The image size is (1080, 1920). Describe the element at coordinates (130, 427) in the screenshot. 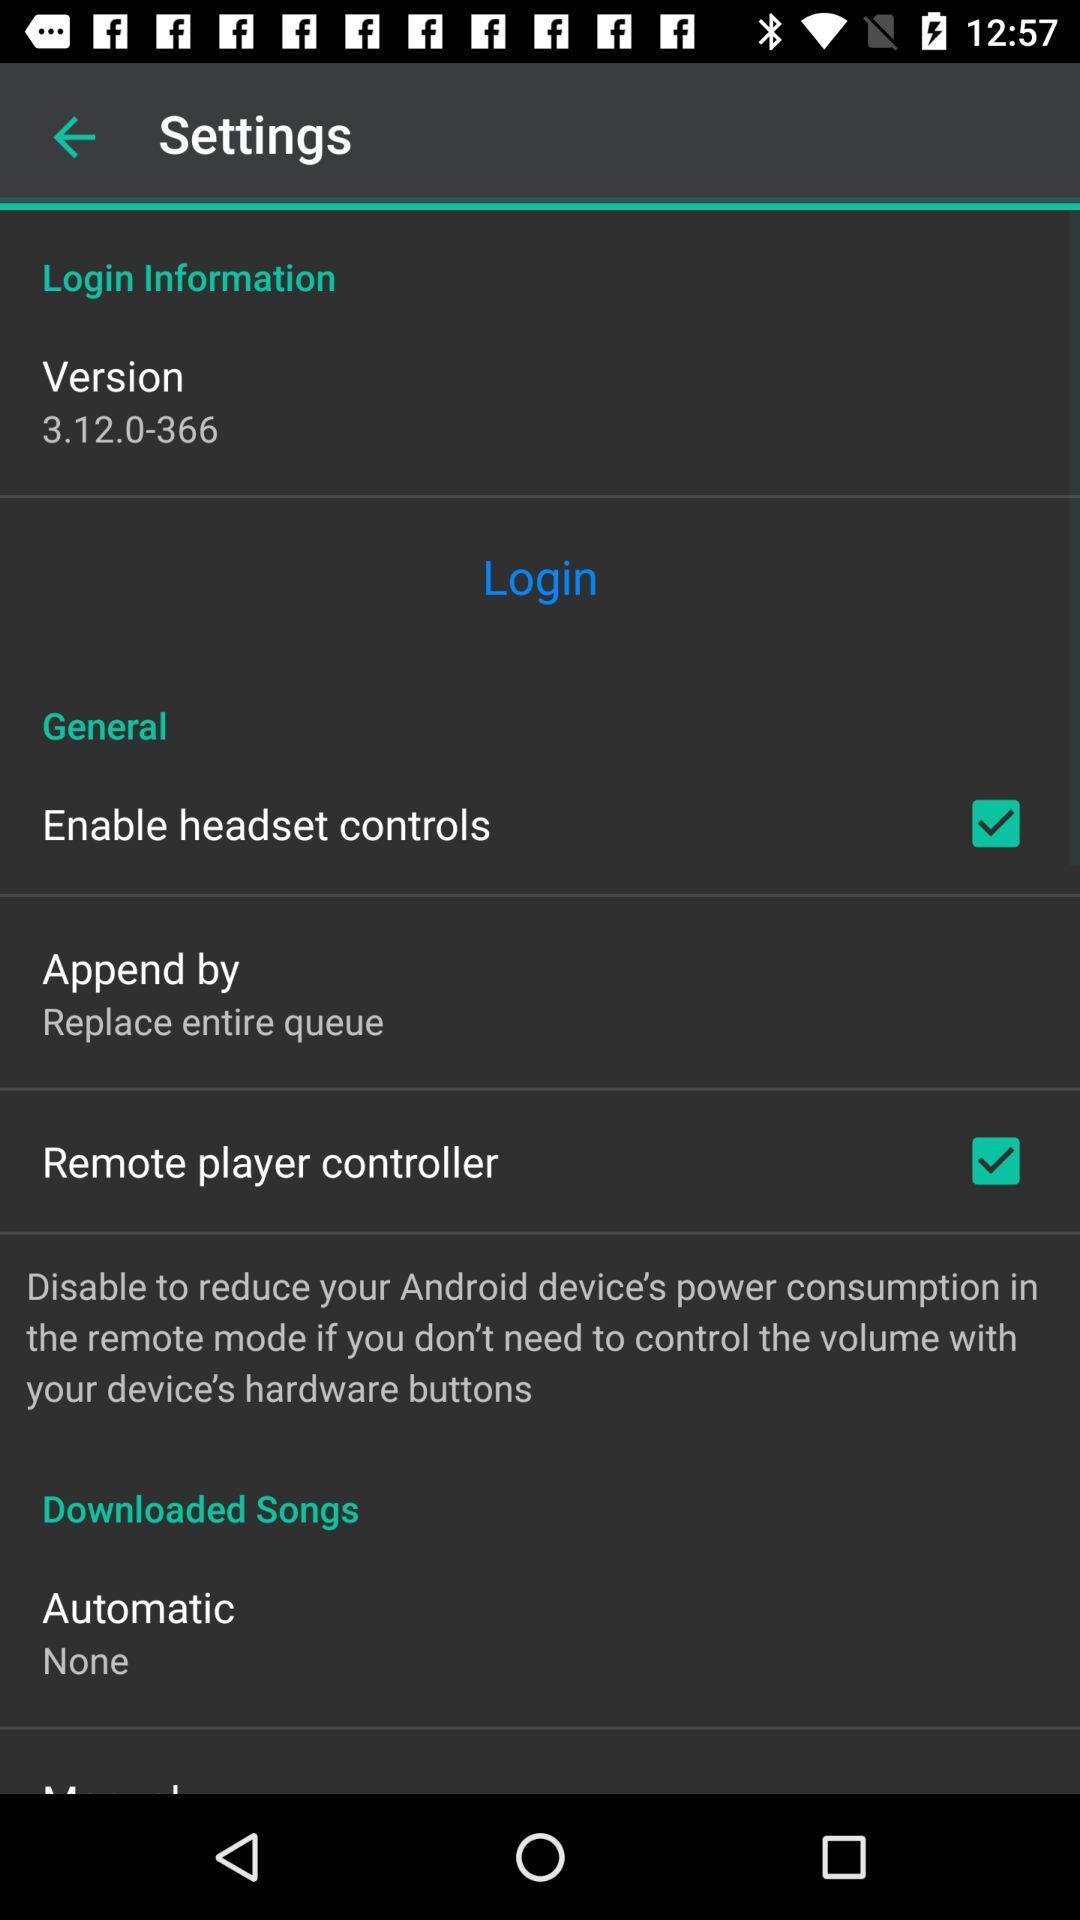

I see `the icon below version icon` at that location.